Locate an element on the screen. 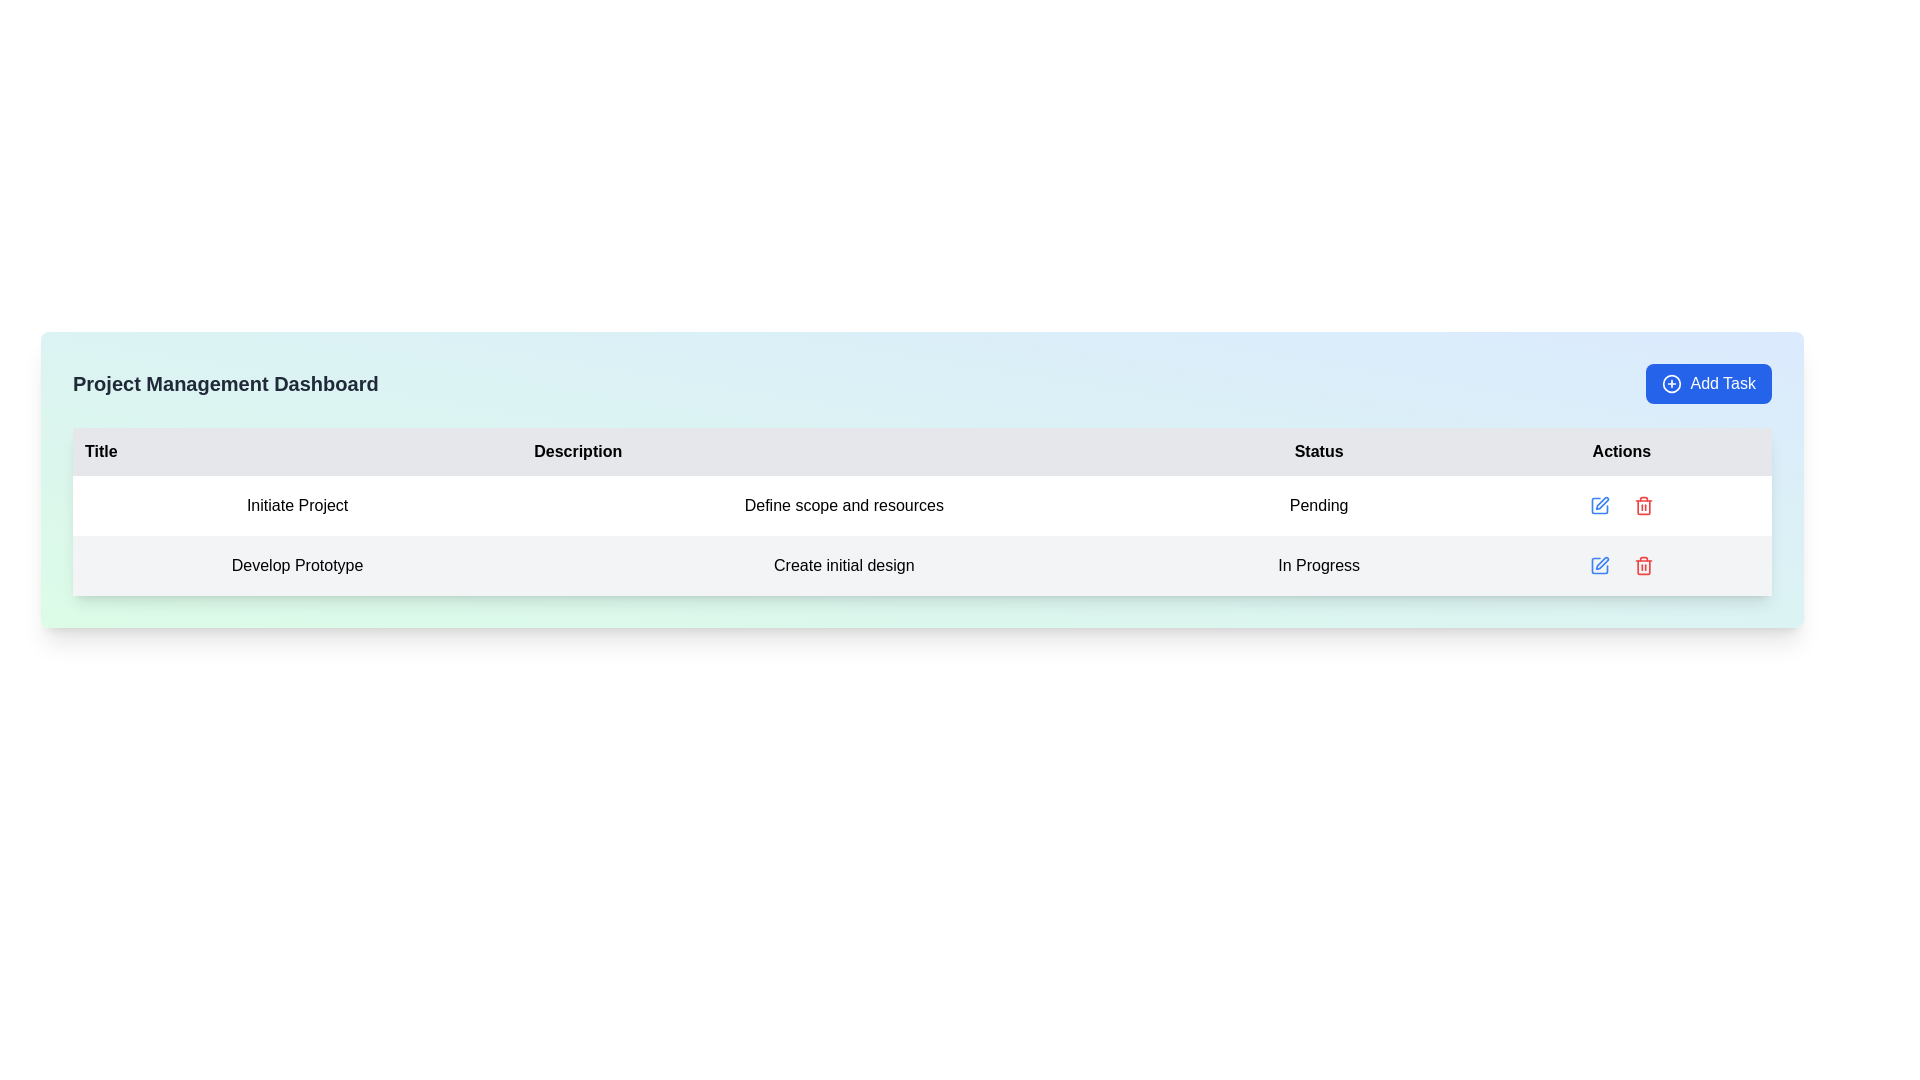  the blue-colored button with a pen glyph located in the 'Actions' column of the table next to the 'In Progress' task is located at coordinates (1598, 566).